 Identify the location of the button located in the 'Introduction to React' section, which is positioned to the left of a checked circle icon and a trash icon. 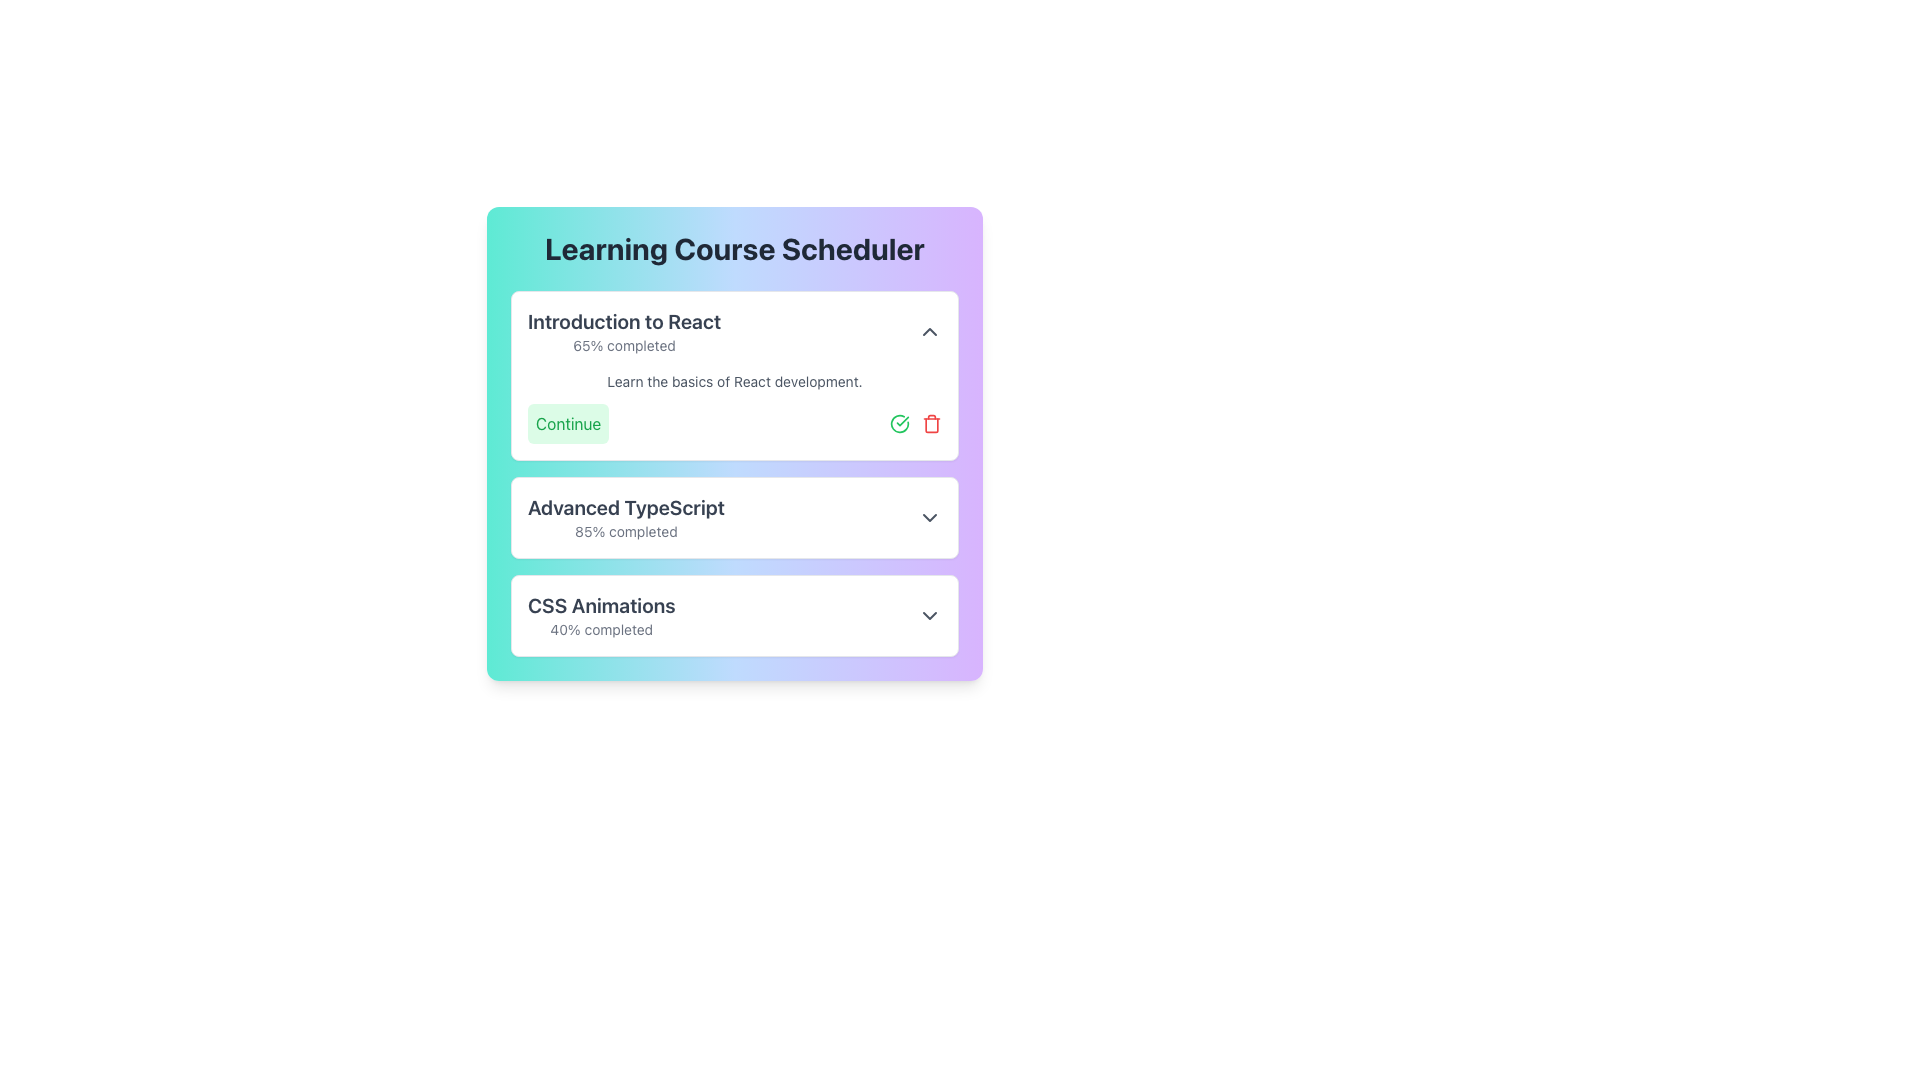
(567, 423).